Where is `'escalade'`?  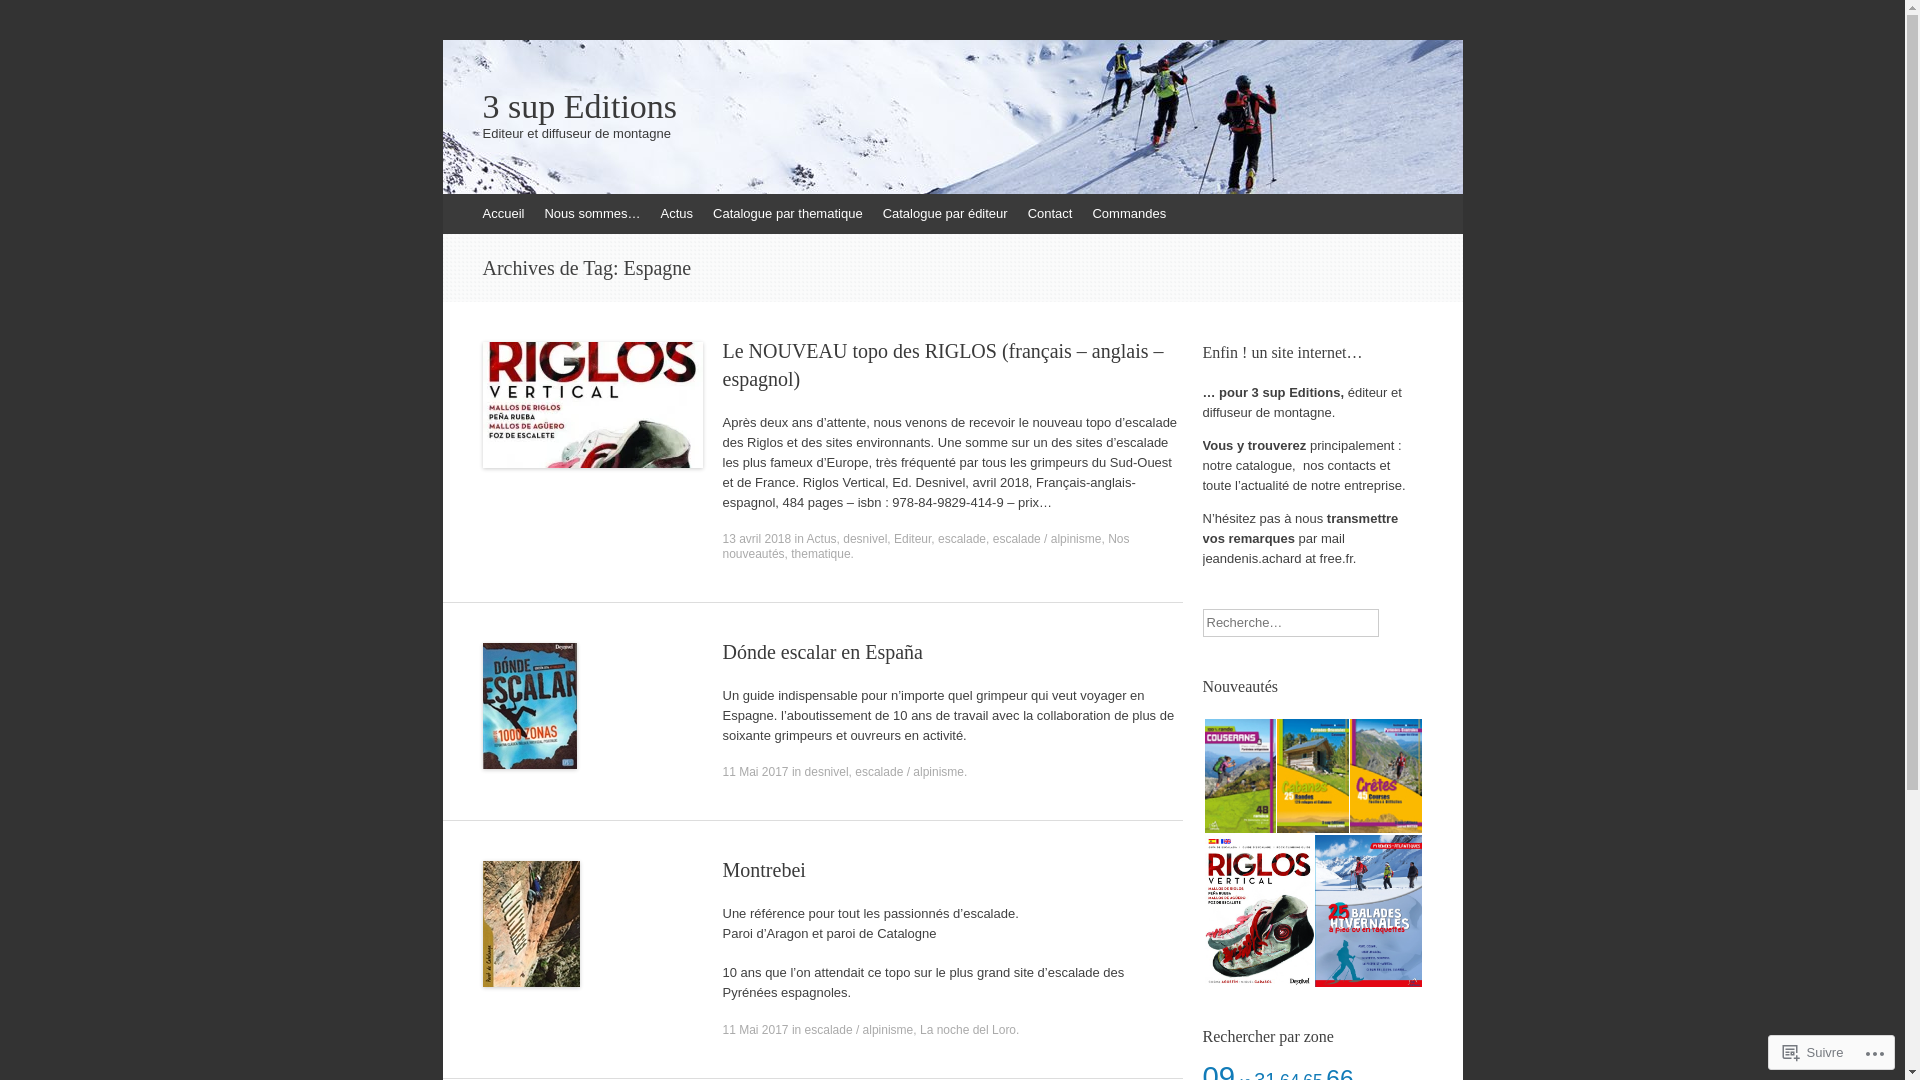 'escalade' is located at coordinates (961, 538).